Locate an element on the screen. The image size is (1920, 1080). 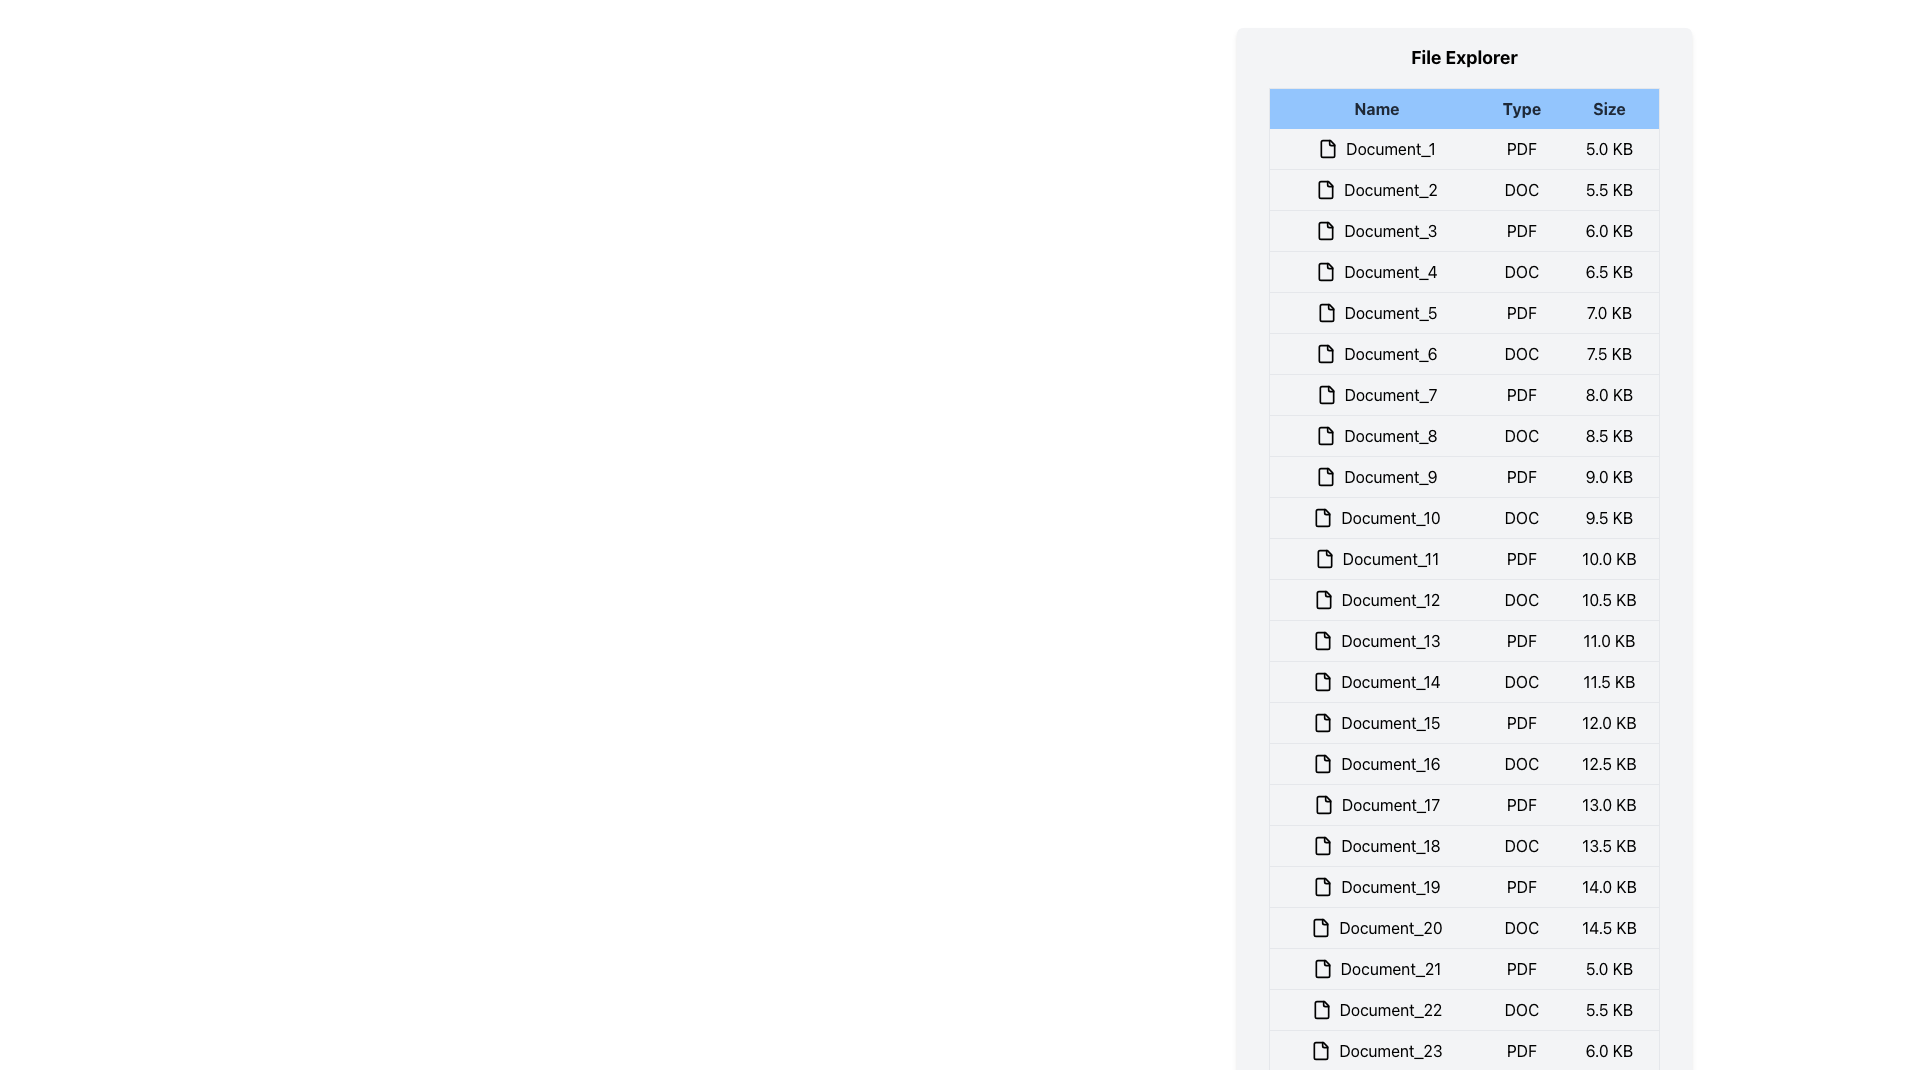
the static text display indicating the file type as a PDF document in the 'Type' column of the row labeled 'Document_19' is located at coordinates (1520, 886).